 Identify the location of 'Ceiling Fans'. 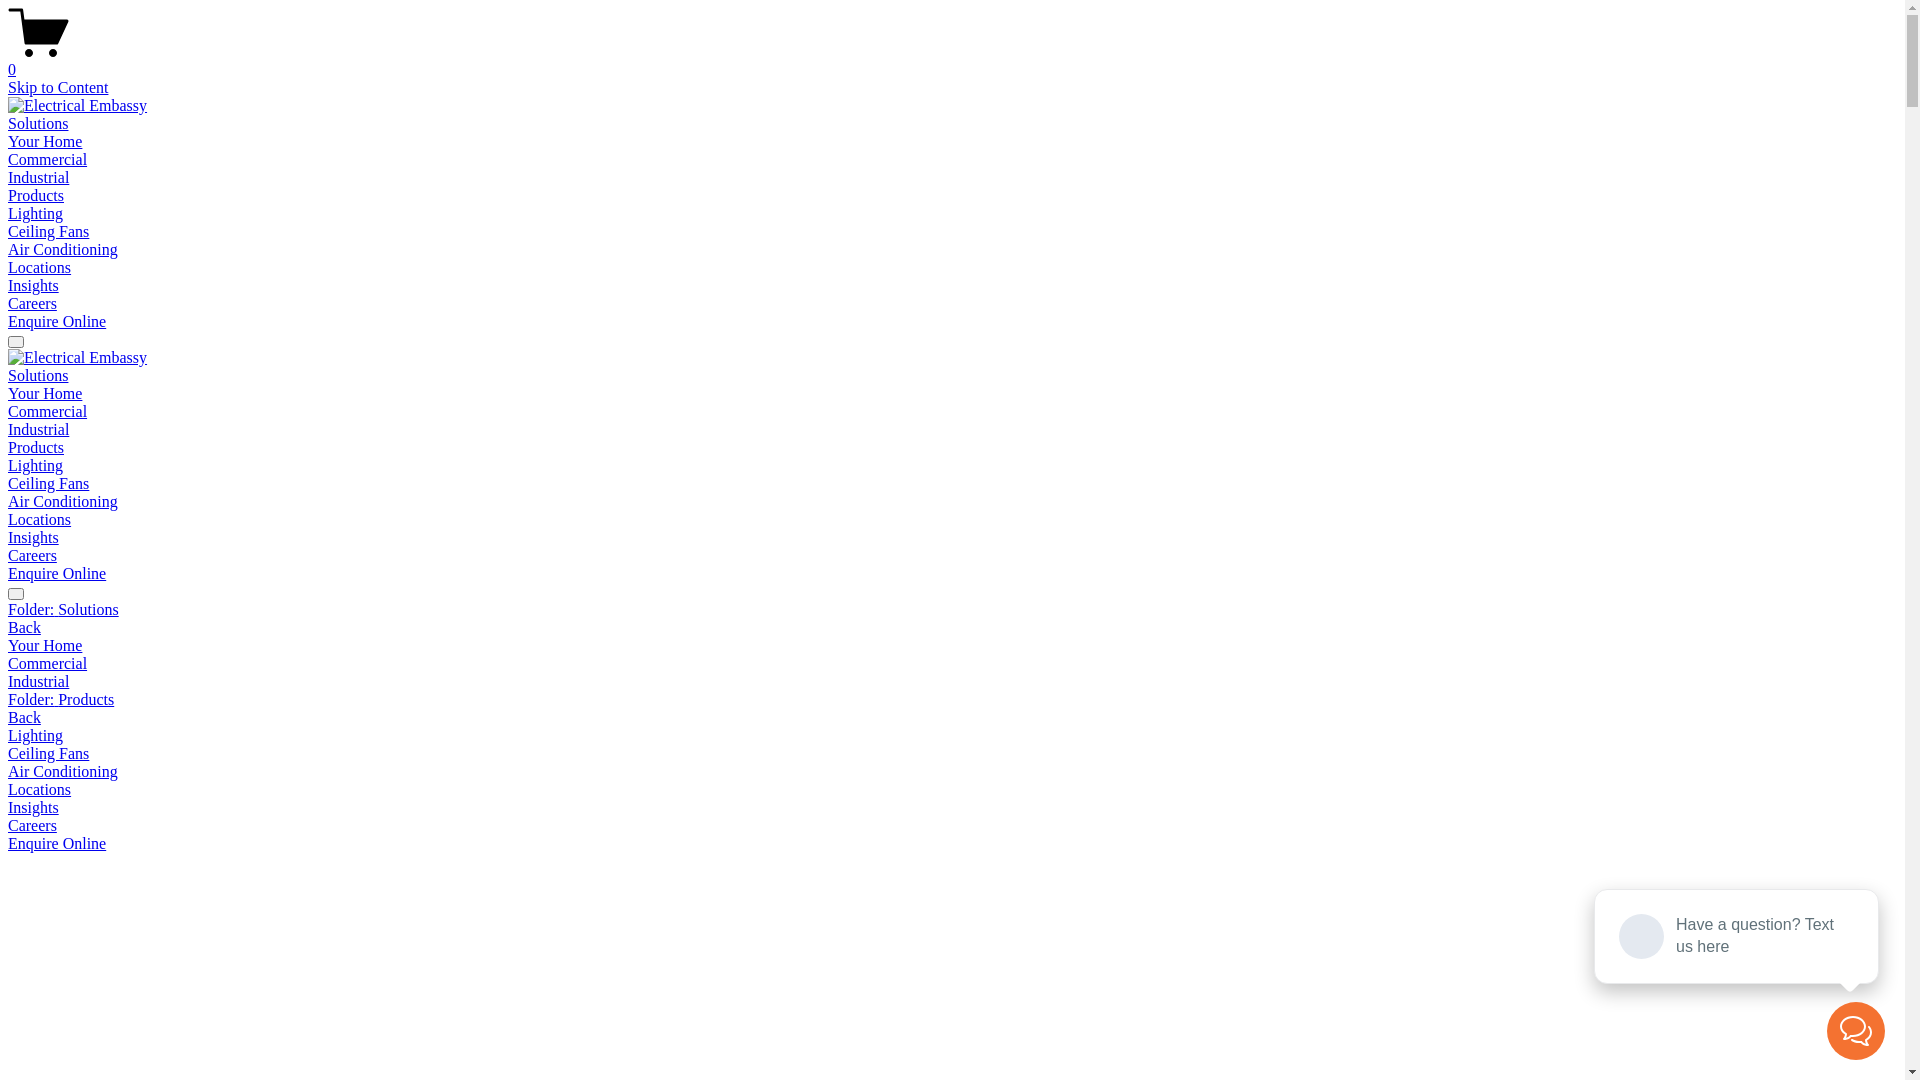
(48, 483).